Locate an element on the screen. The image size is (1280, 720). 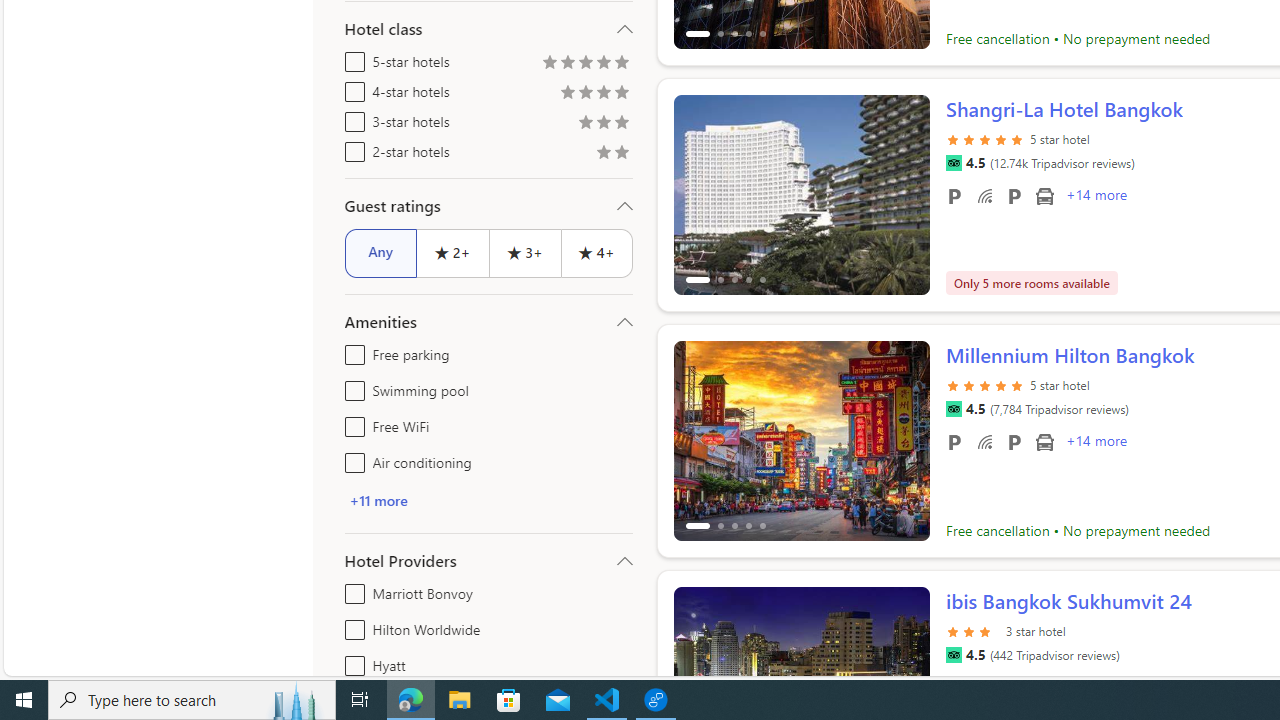
'Swimming pool' is located at coordinates (351, 387).